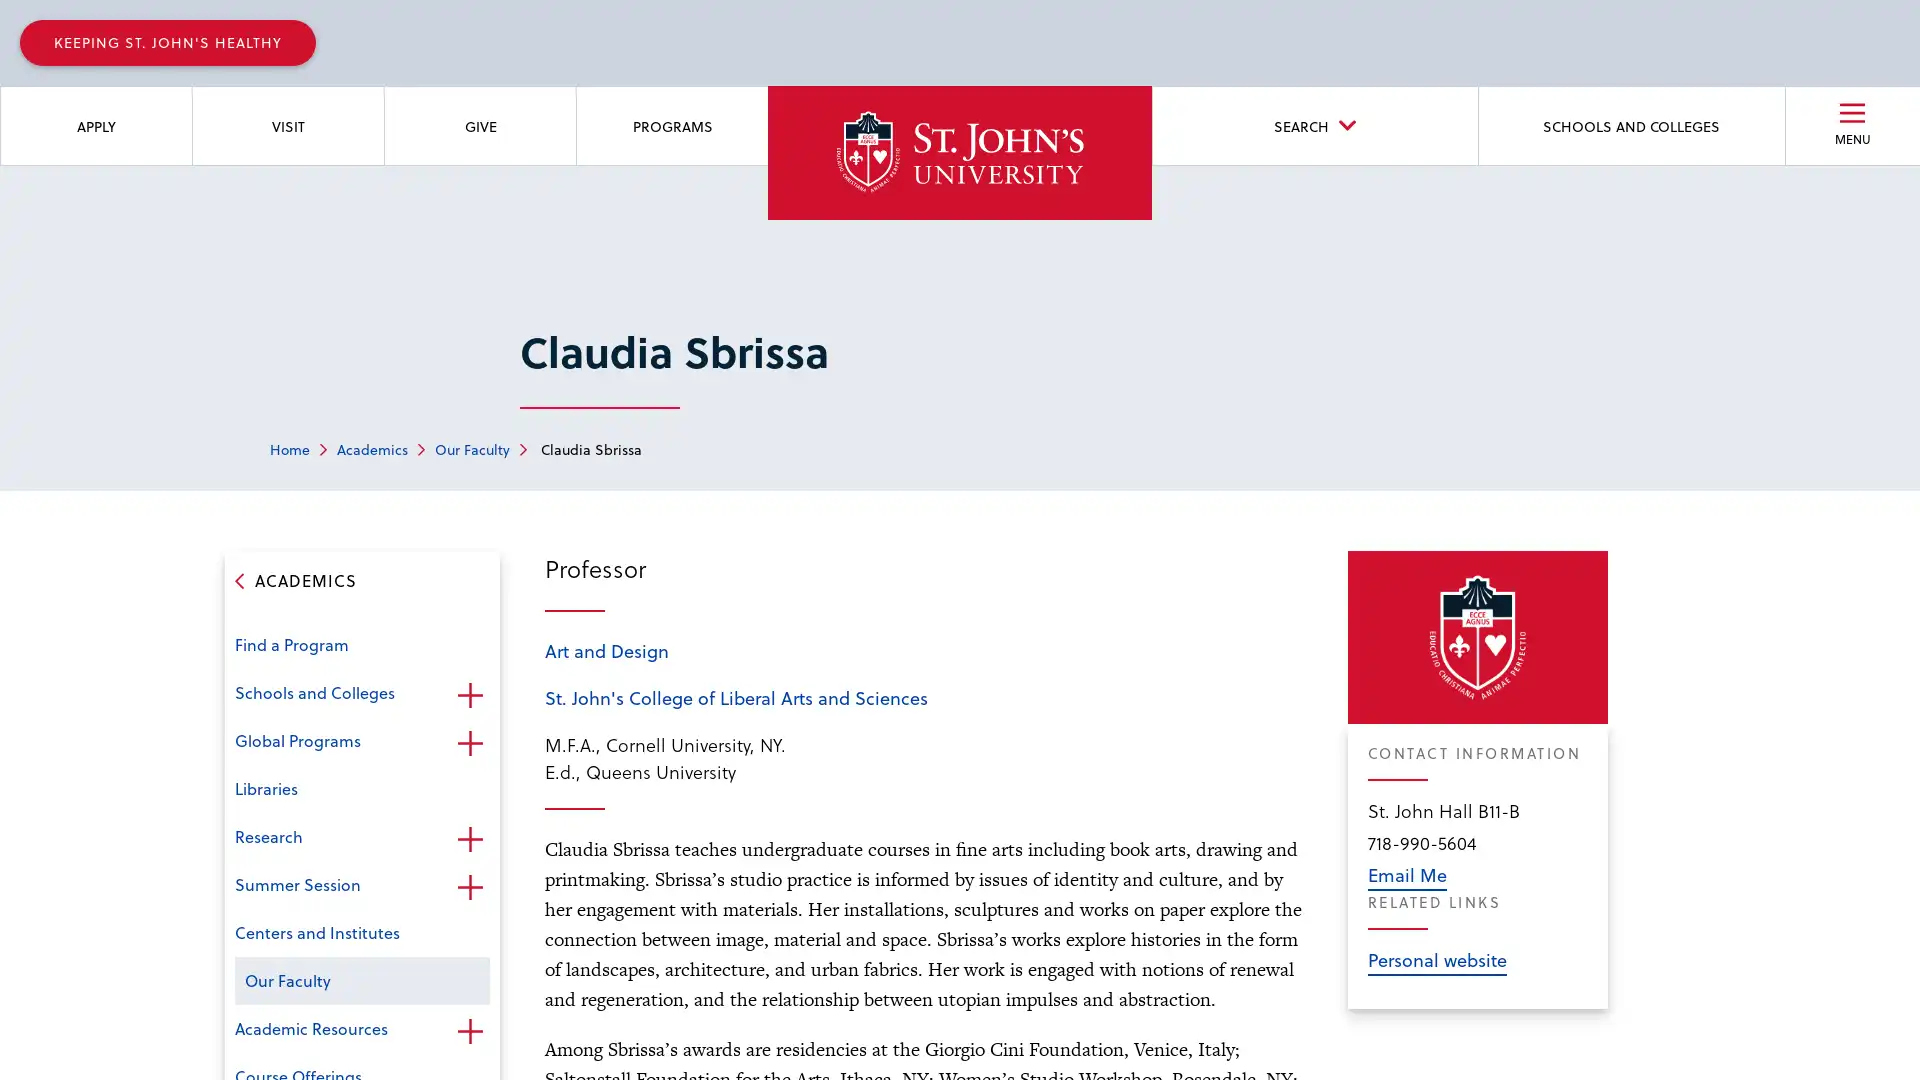 This screenshot has height=1080, width=1920. Describe the element at coordinates (469, 743) in the screenshot. I see `Open the sub-menu` at that location.